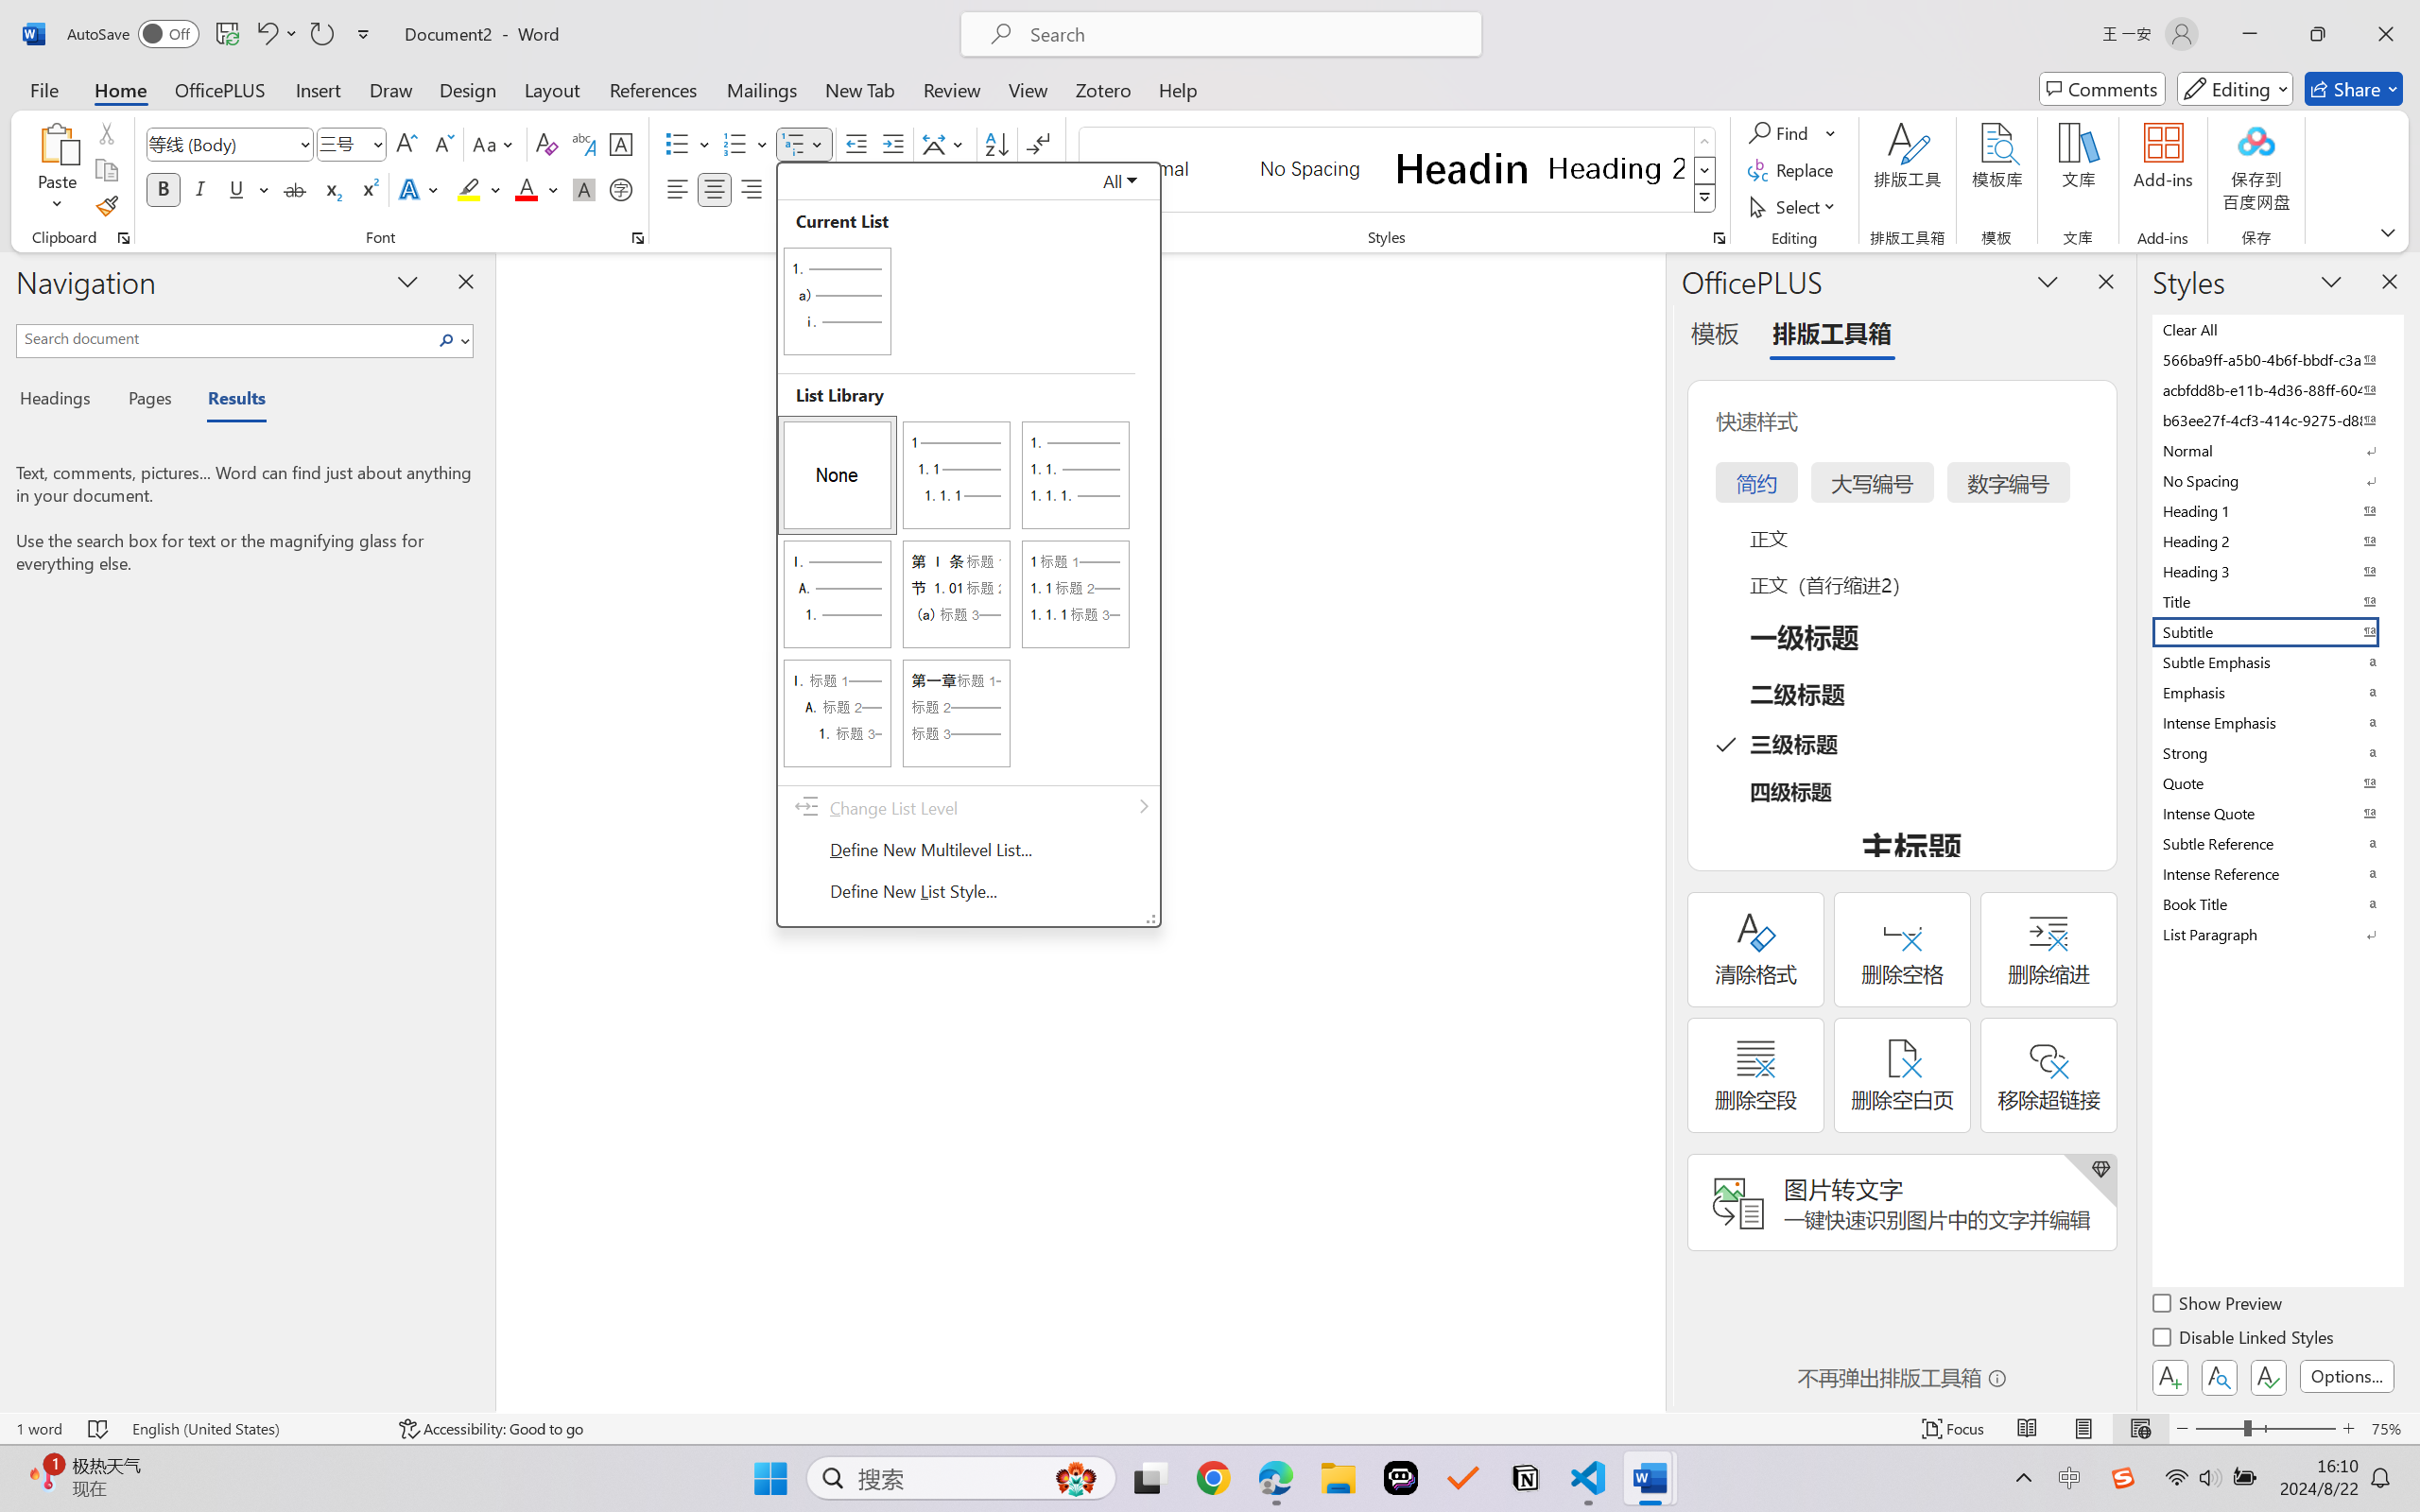  Describe the element at coordinates (2027, 1428) in the screenshot. I see `'Read Mode'` at that location.